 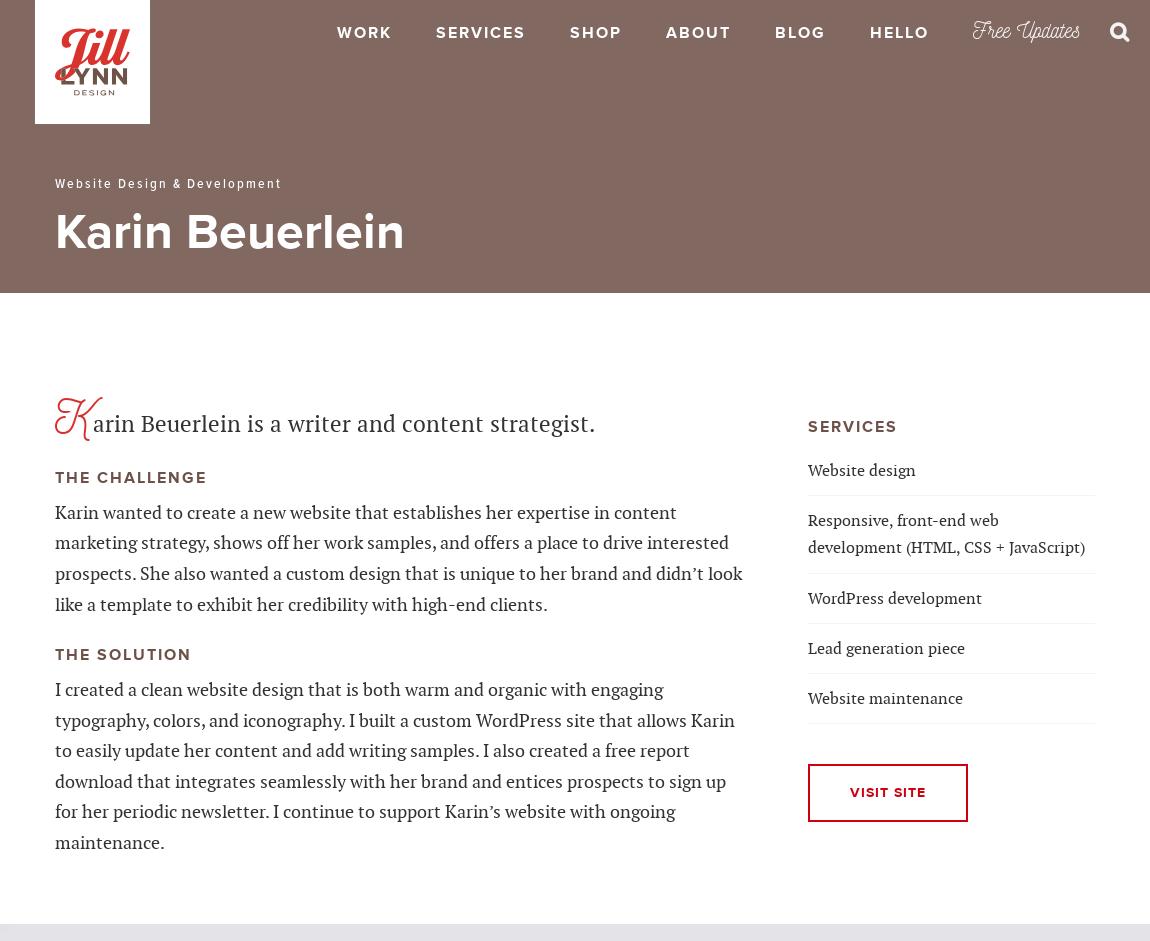 What do you see at coordinates (395, 764) in the screenshot?
I see `'I created a clean website design that is both warm and organic with engaging typography, colors, and iconography. I built a custom WordPress site that allows Karin to easily update her content and add writing samples. I also created a free report download that integrates seamlessly with her brand and entices prospects to sign up for her periodic newsletter. I continue to support Karin’s website with ongoing maintenance.'` at bounding box center [395, 764].